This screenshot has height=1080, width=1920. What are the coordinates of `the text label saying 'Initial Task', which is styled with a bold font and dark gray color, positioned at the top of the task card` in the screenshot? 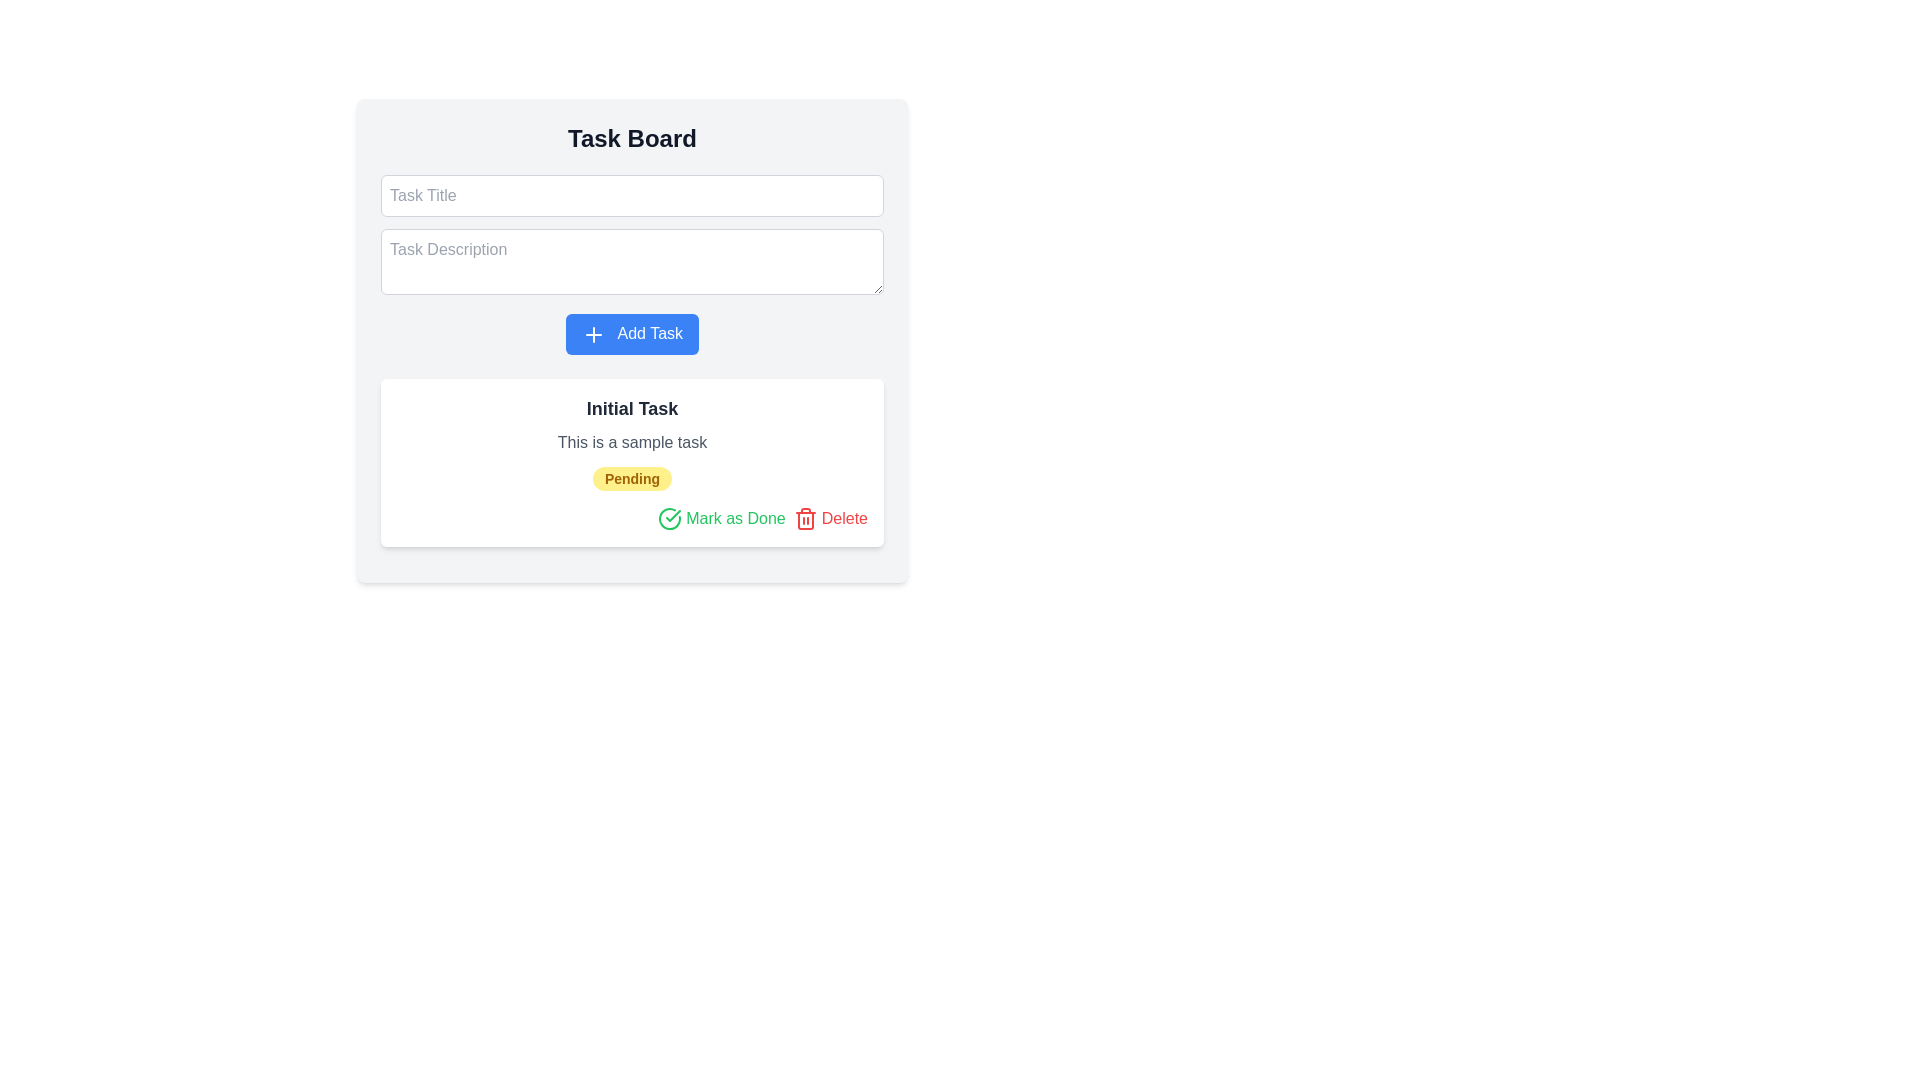 It's located at (631, 407).